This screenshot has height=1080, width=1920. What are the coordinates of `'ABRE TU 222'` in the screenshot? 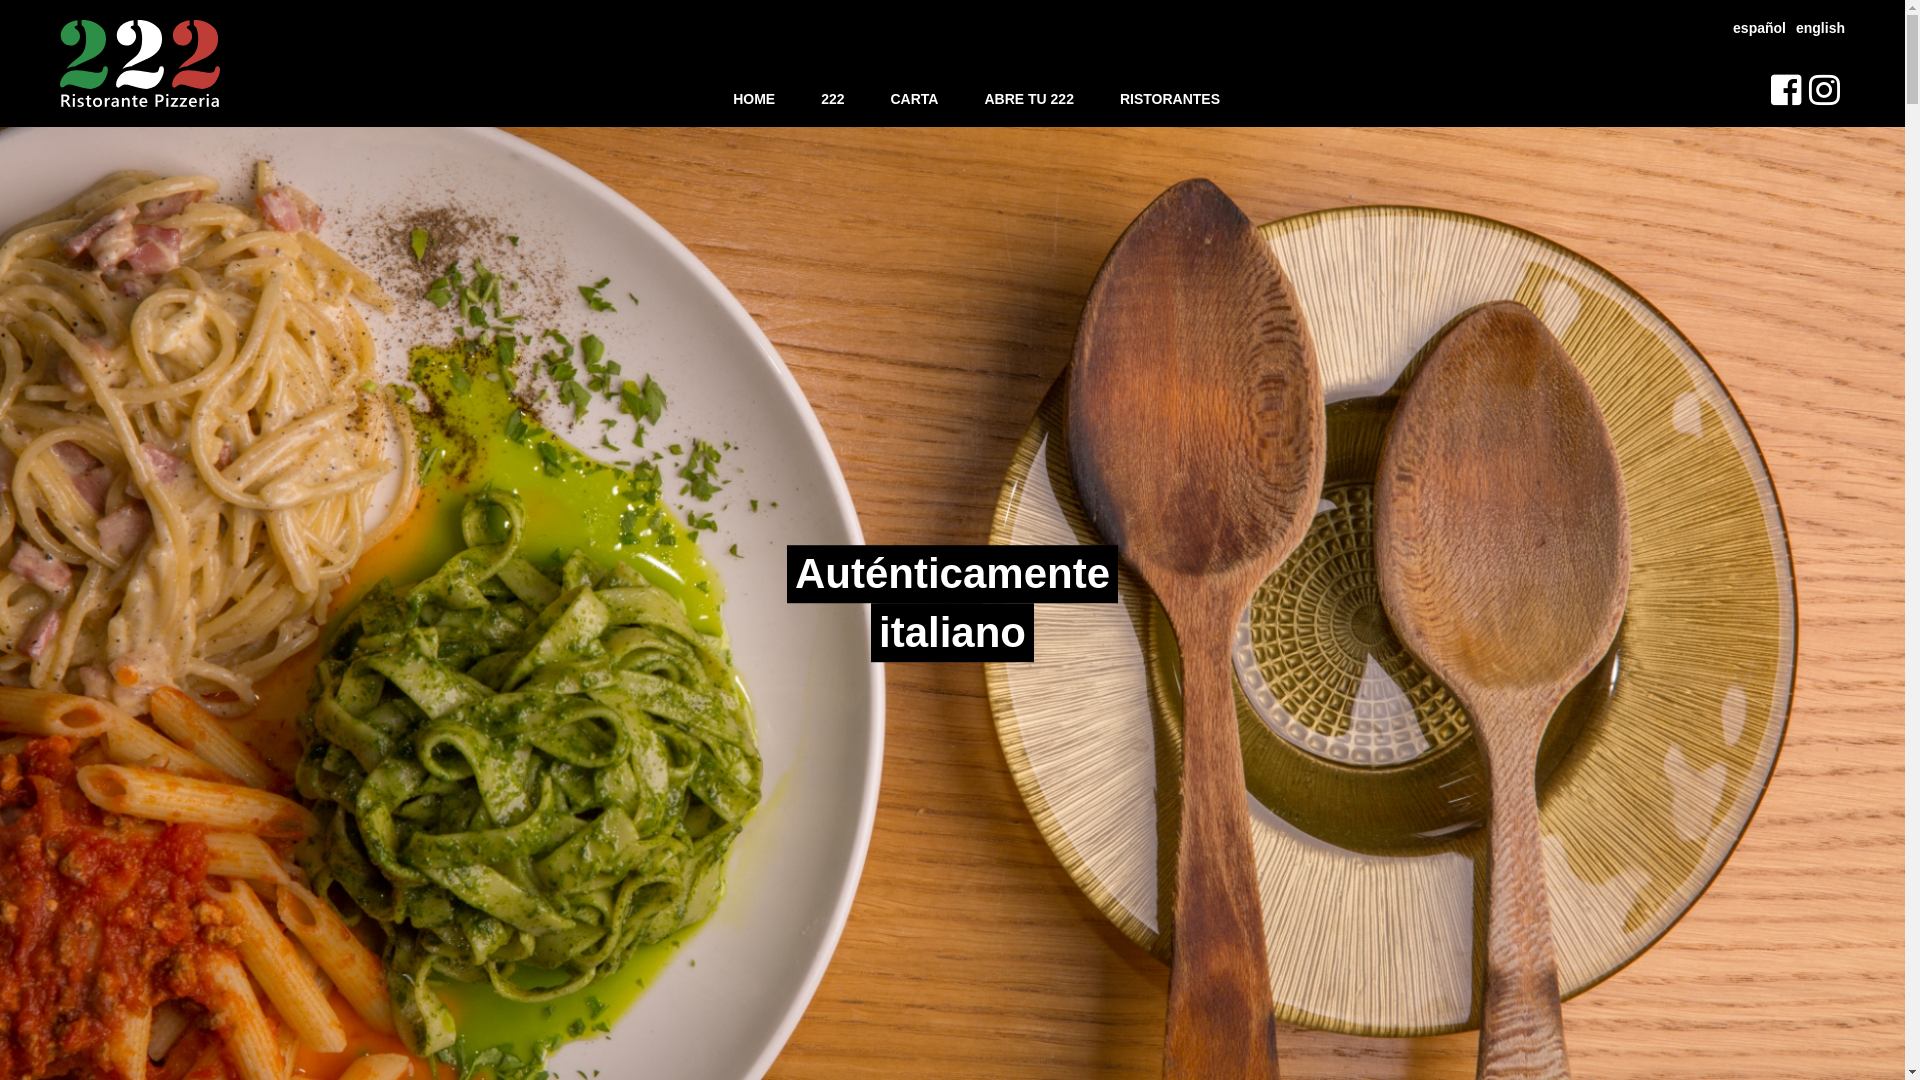 It's located at (1028, 99).